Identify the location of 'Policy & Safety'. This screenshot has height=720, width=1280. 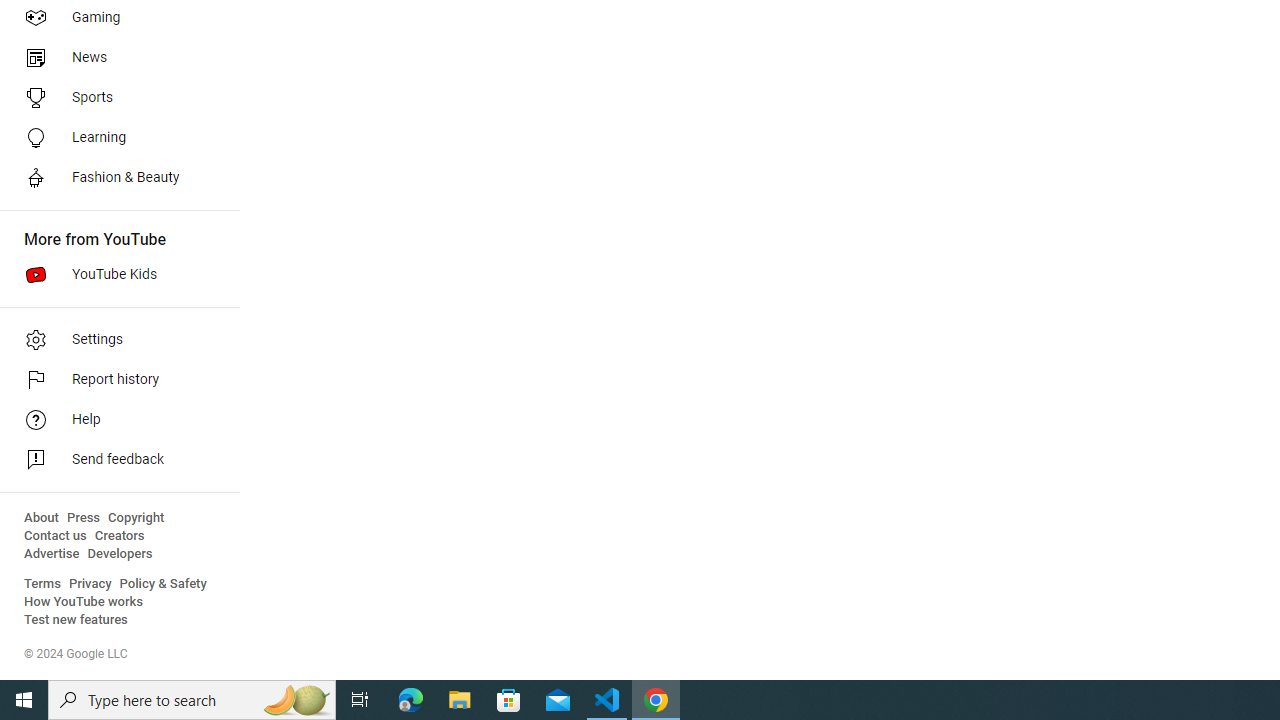
(163, 584).